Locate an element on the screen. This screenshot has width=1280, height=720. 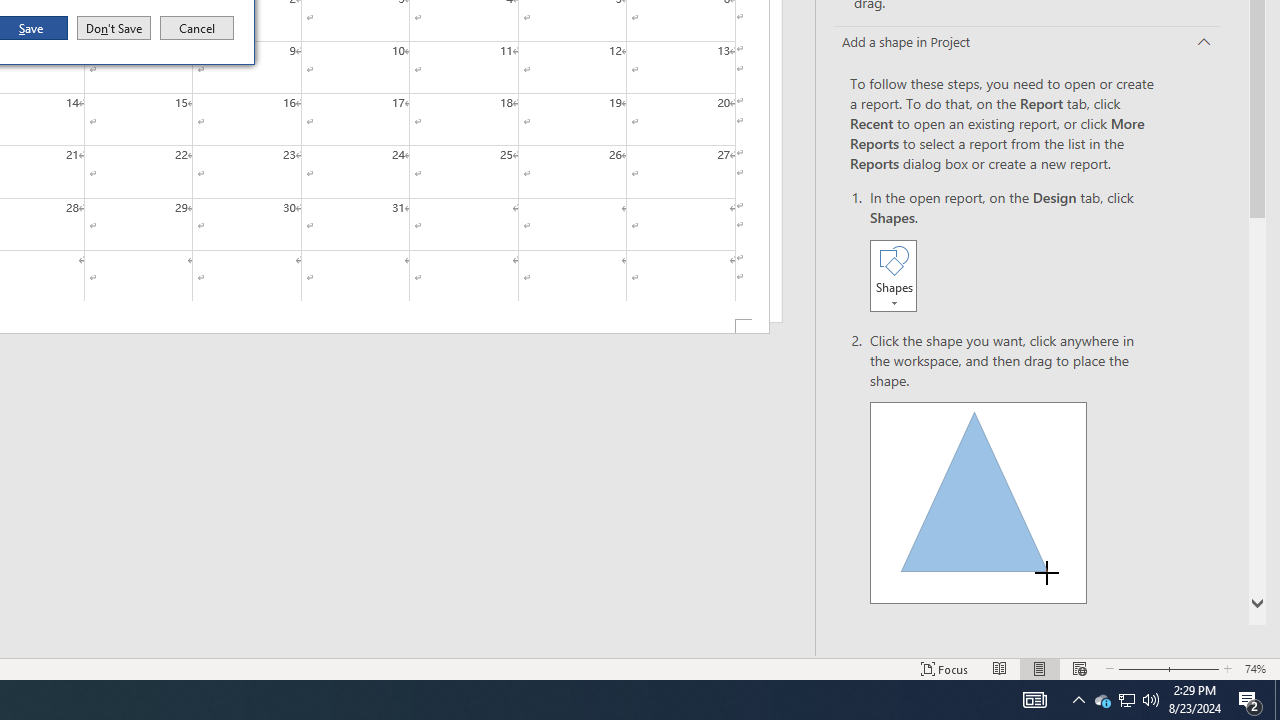
'Cancel' is located at coordinates (197, 28).